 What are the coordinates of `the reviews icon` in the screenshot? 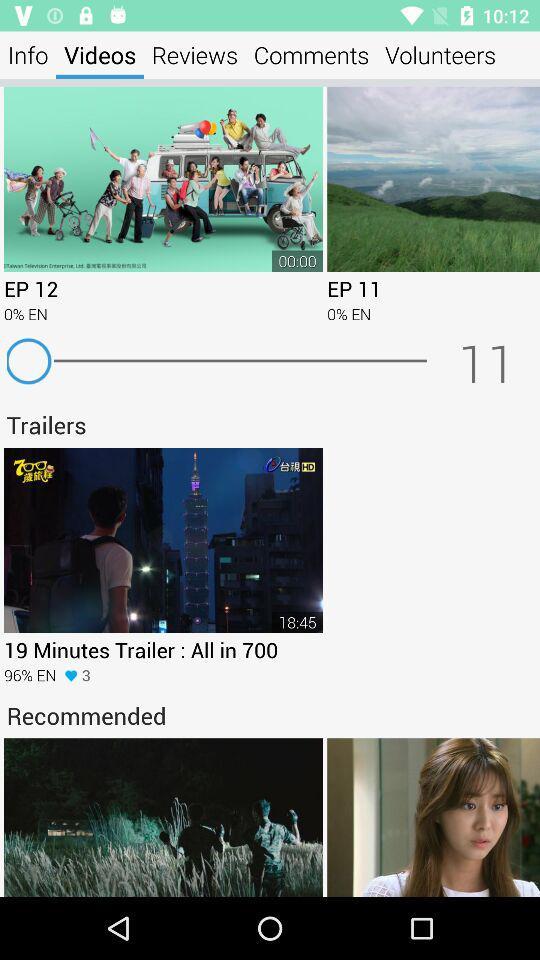 It's located at (194, 54).